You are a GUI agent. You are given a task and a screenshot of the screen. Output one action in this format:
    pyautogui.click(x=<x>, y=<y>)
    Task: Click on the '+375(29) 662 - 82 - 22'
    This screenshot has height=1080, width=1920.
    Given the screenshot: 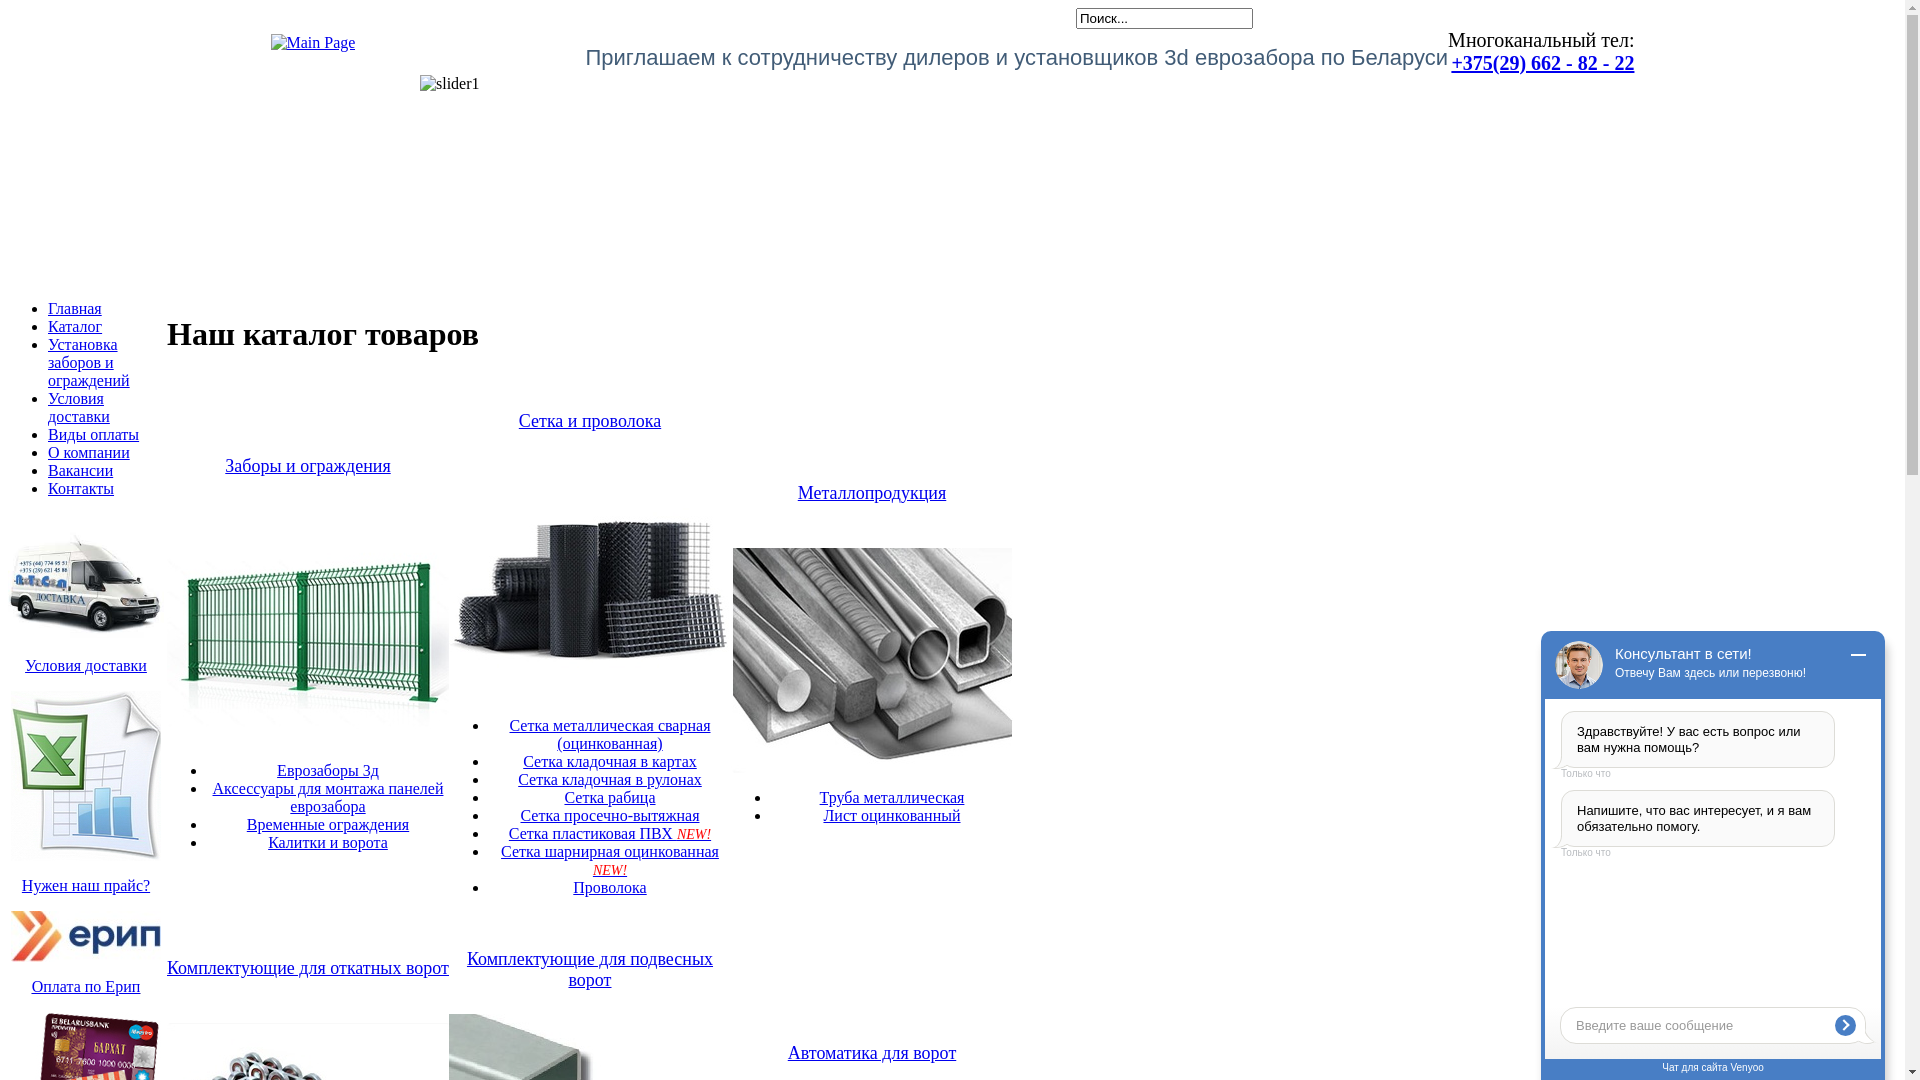 What is the action you would take?
    pyautogui.click(x=1541, y=61)
    